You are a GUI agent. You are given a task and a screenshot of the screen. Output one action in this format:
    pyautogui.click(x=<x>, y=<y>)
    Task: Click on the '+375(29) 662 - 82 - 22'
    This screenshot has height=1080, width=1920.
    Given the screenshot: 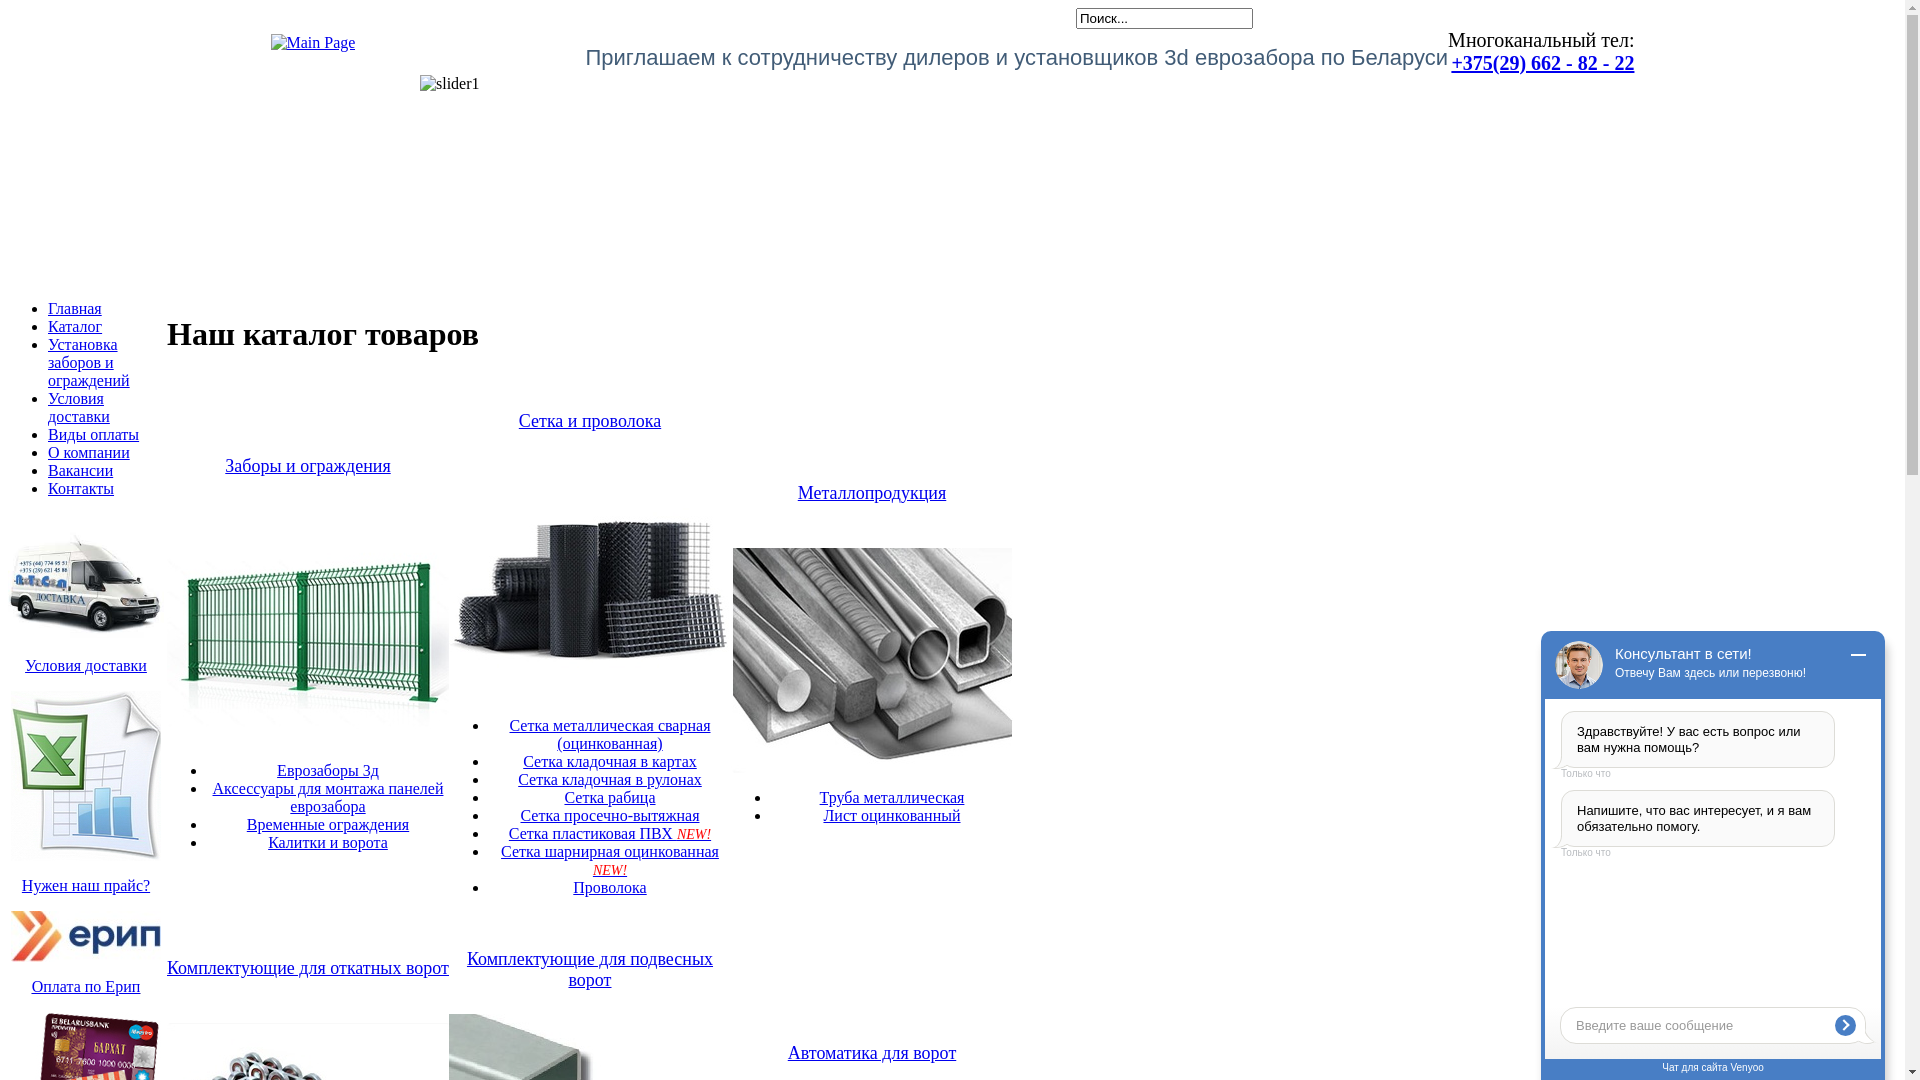 What is the action you would take?
    pyautogui.click(x=1541, y=61)
    